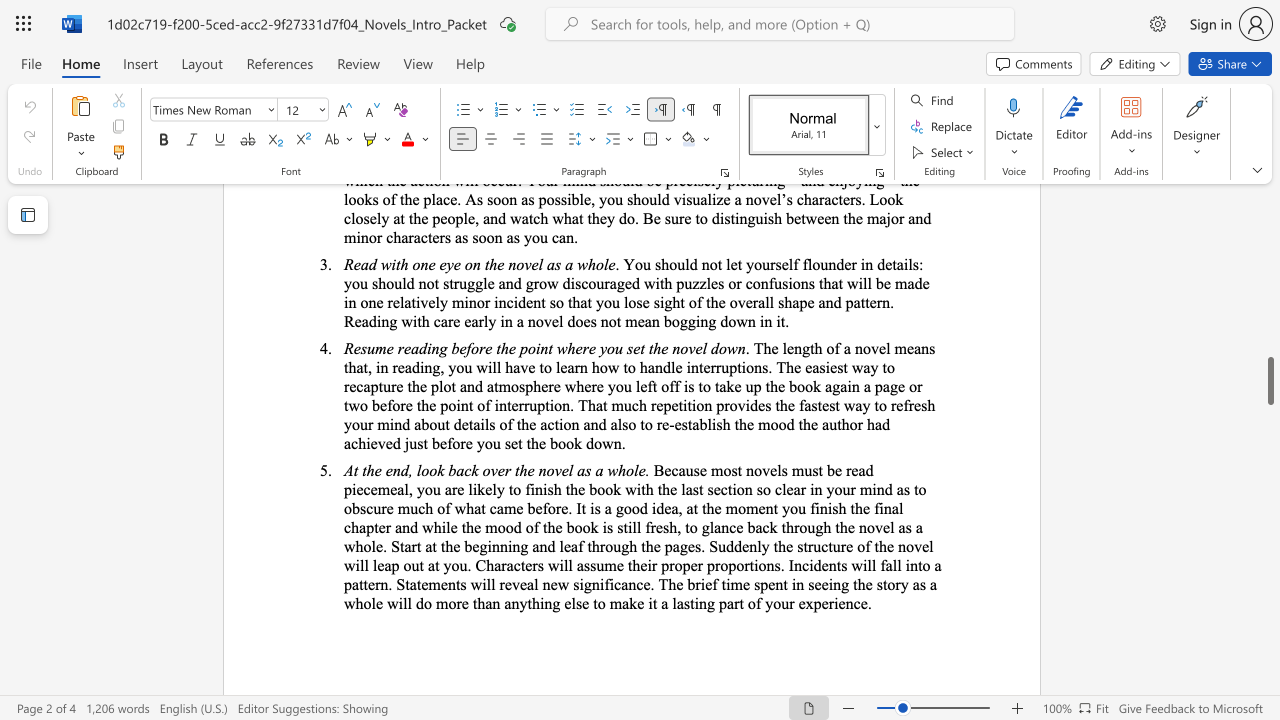 This screenshot has height=720, width=1280. What do you see at coordinates (1269, 450) in the screenshot?
I see `the scrollbar to move the view up` at bounding box center [1269, 450].